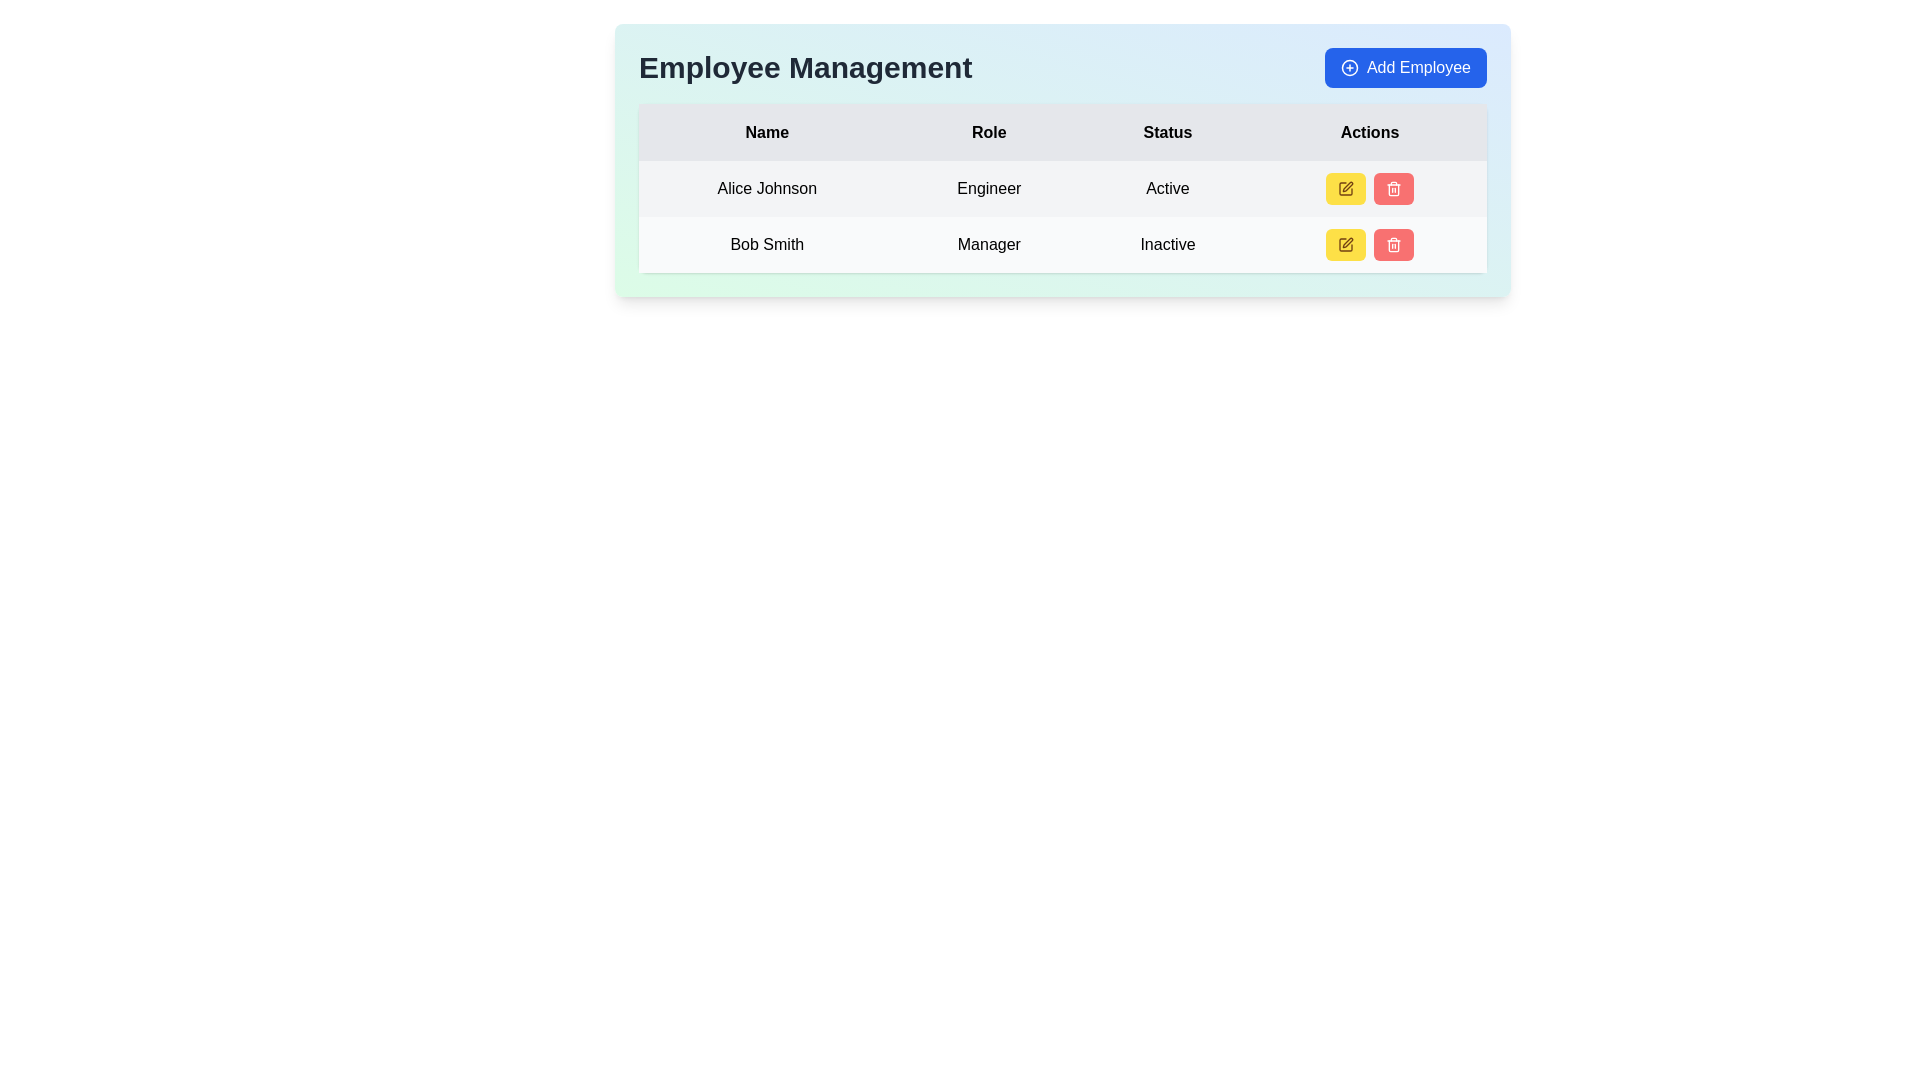  I want to click on the edit icon located in the second row under the 'Actions' column of the table, which is nested inside the yellow button and is the first of the two action buttons in this row to initiate an edit action, so click(1348, 242).